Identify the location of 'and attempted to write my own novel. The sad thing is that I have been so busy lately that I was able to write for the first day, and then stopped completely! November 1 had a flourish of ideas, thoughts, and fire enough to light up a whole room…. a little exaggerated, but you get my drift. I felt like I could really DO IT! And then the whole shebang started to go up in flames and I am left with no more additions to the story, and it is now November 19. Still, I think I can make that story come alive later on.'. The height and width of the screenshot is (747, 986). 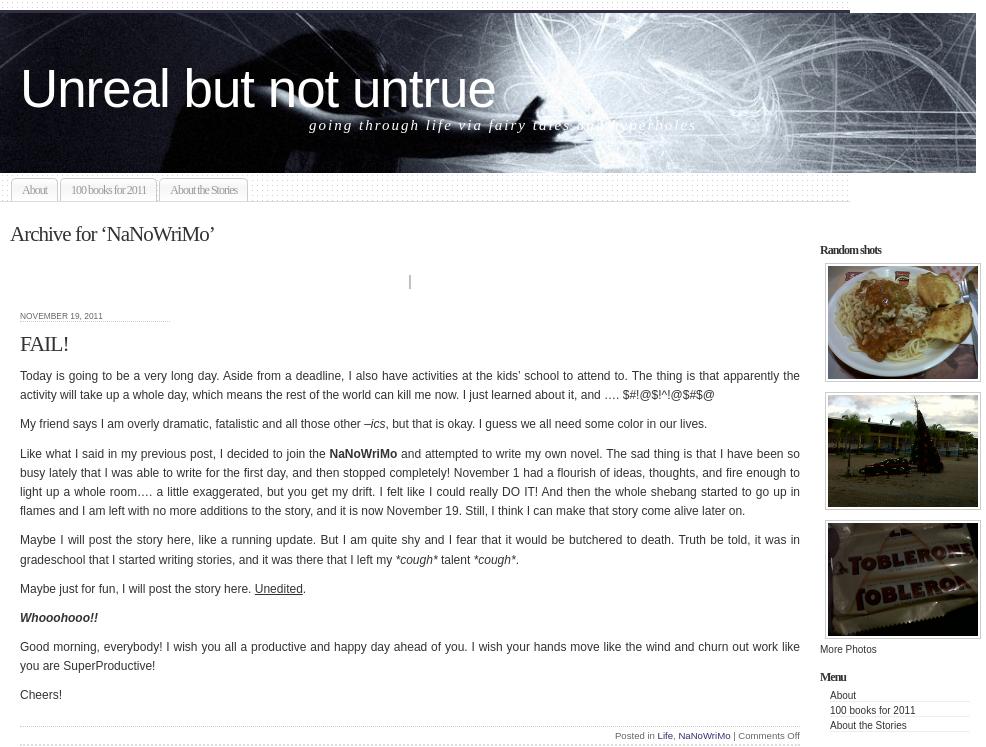
(408, 480).